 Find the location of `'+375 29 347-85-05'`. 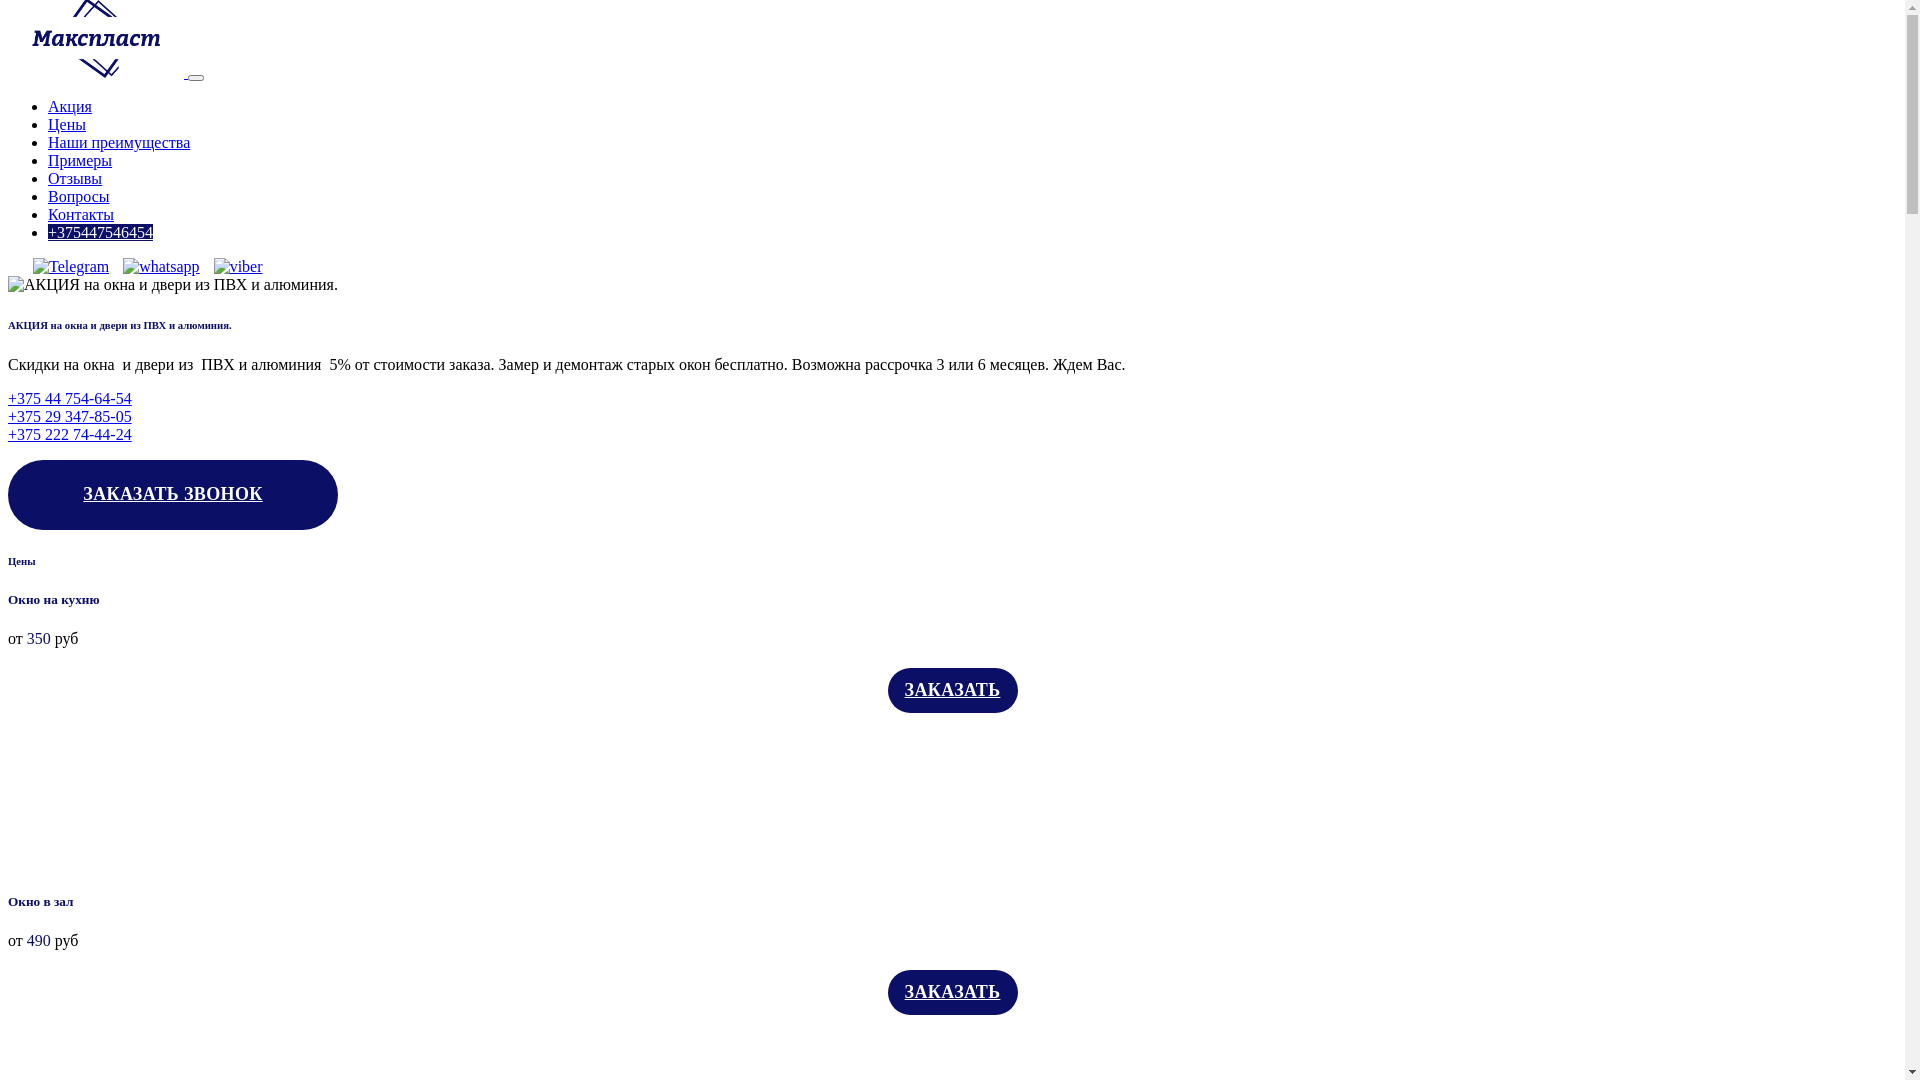

'+375 29 347-85-05' is located at coordinates (70, 415).